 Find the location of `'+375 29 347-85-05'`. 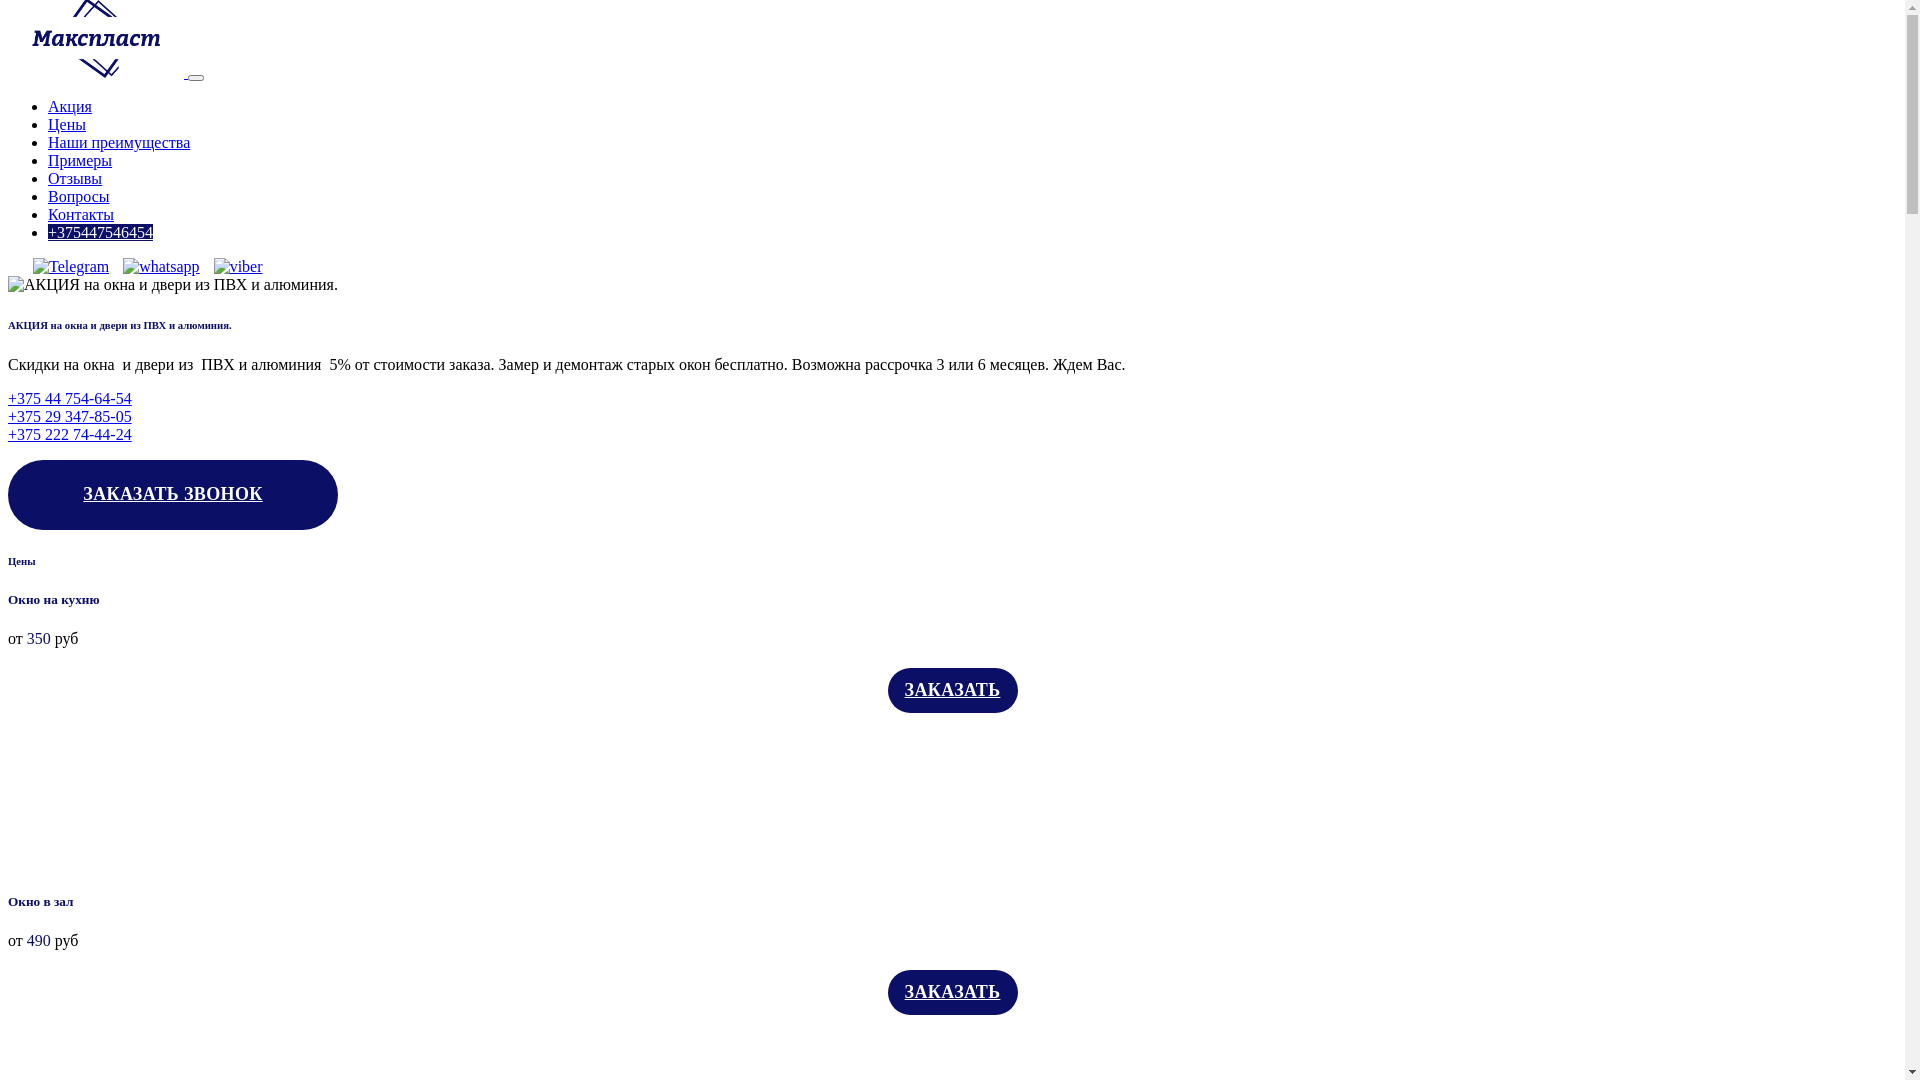

'+375 29 347-85-05' is located at coordinates (70, 415).